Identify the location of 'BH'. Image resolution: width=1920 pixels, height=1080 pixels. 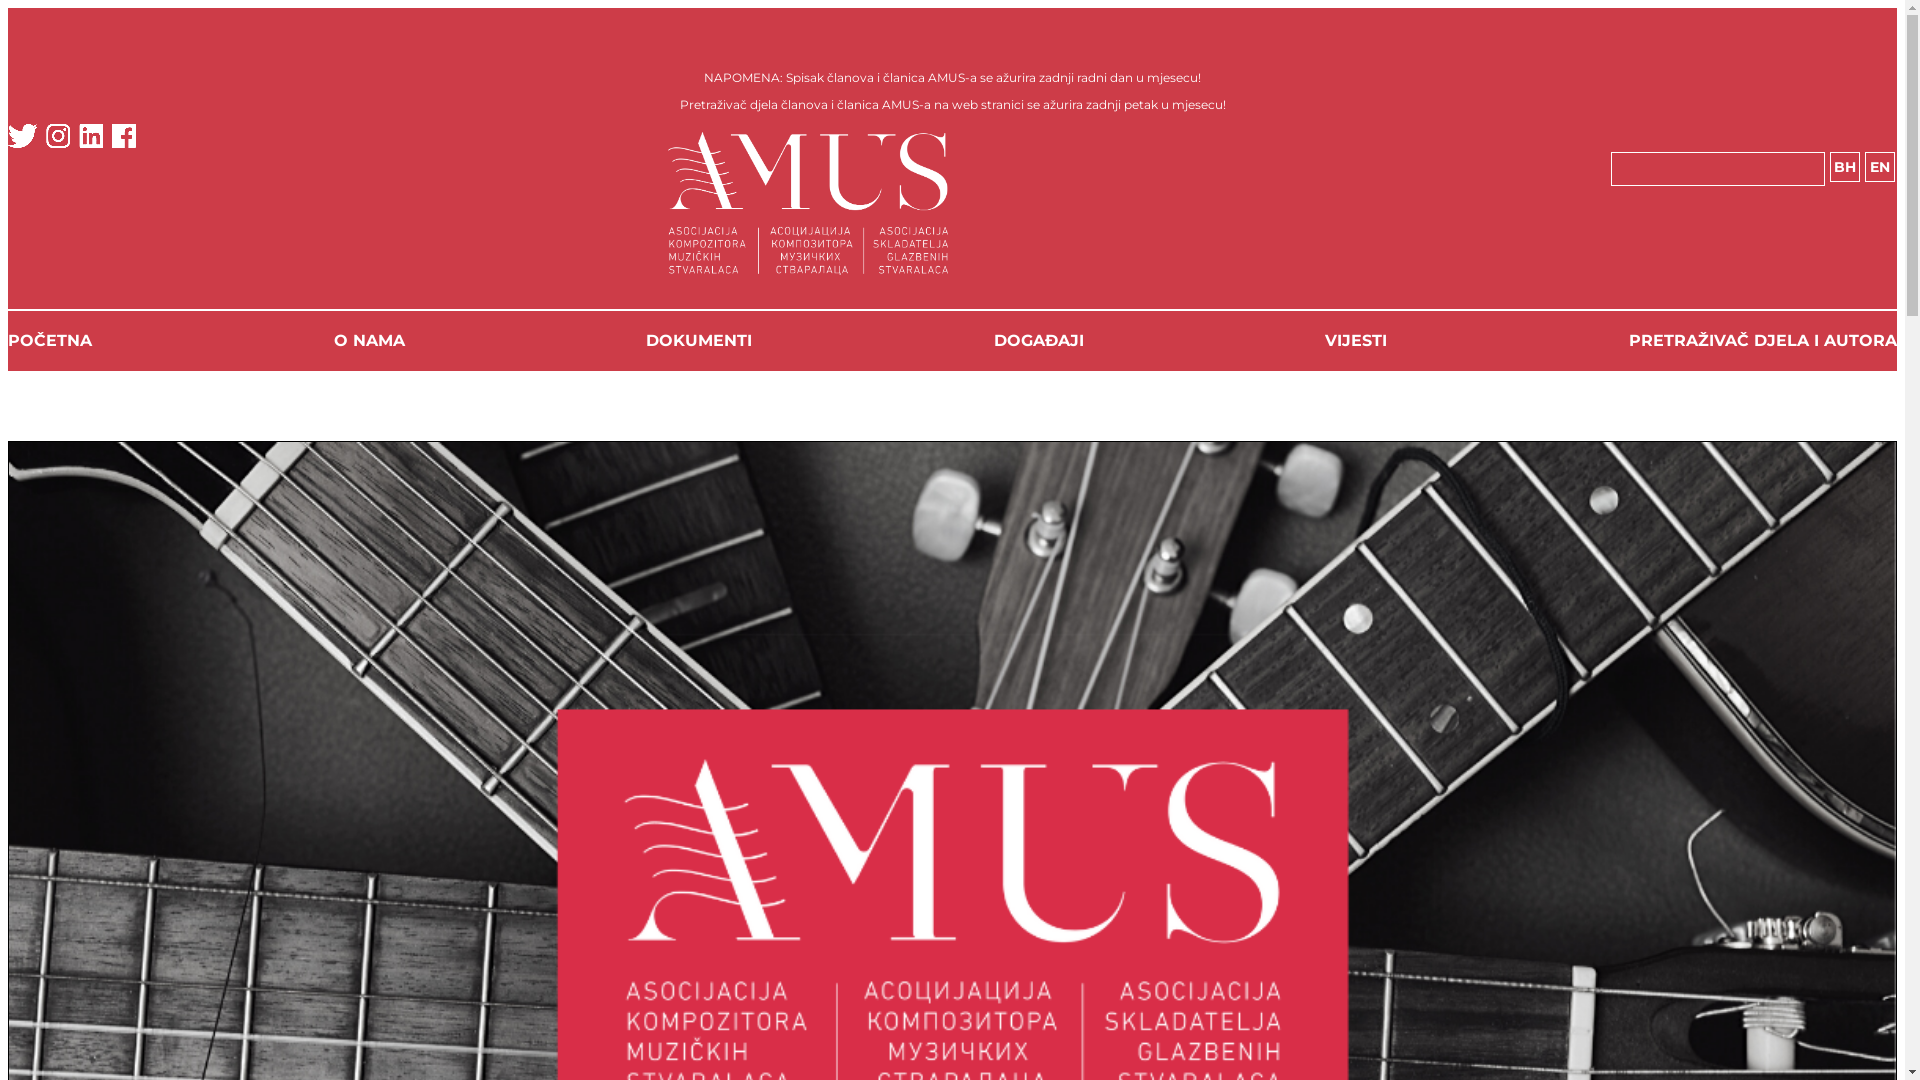
(1829, 165).